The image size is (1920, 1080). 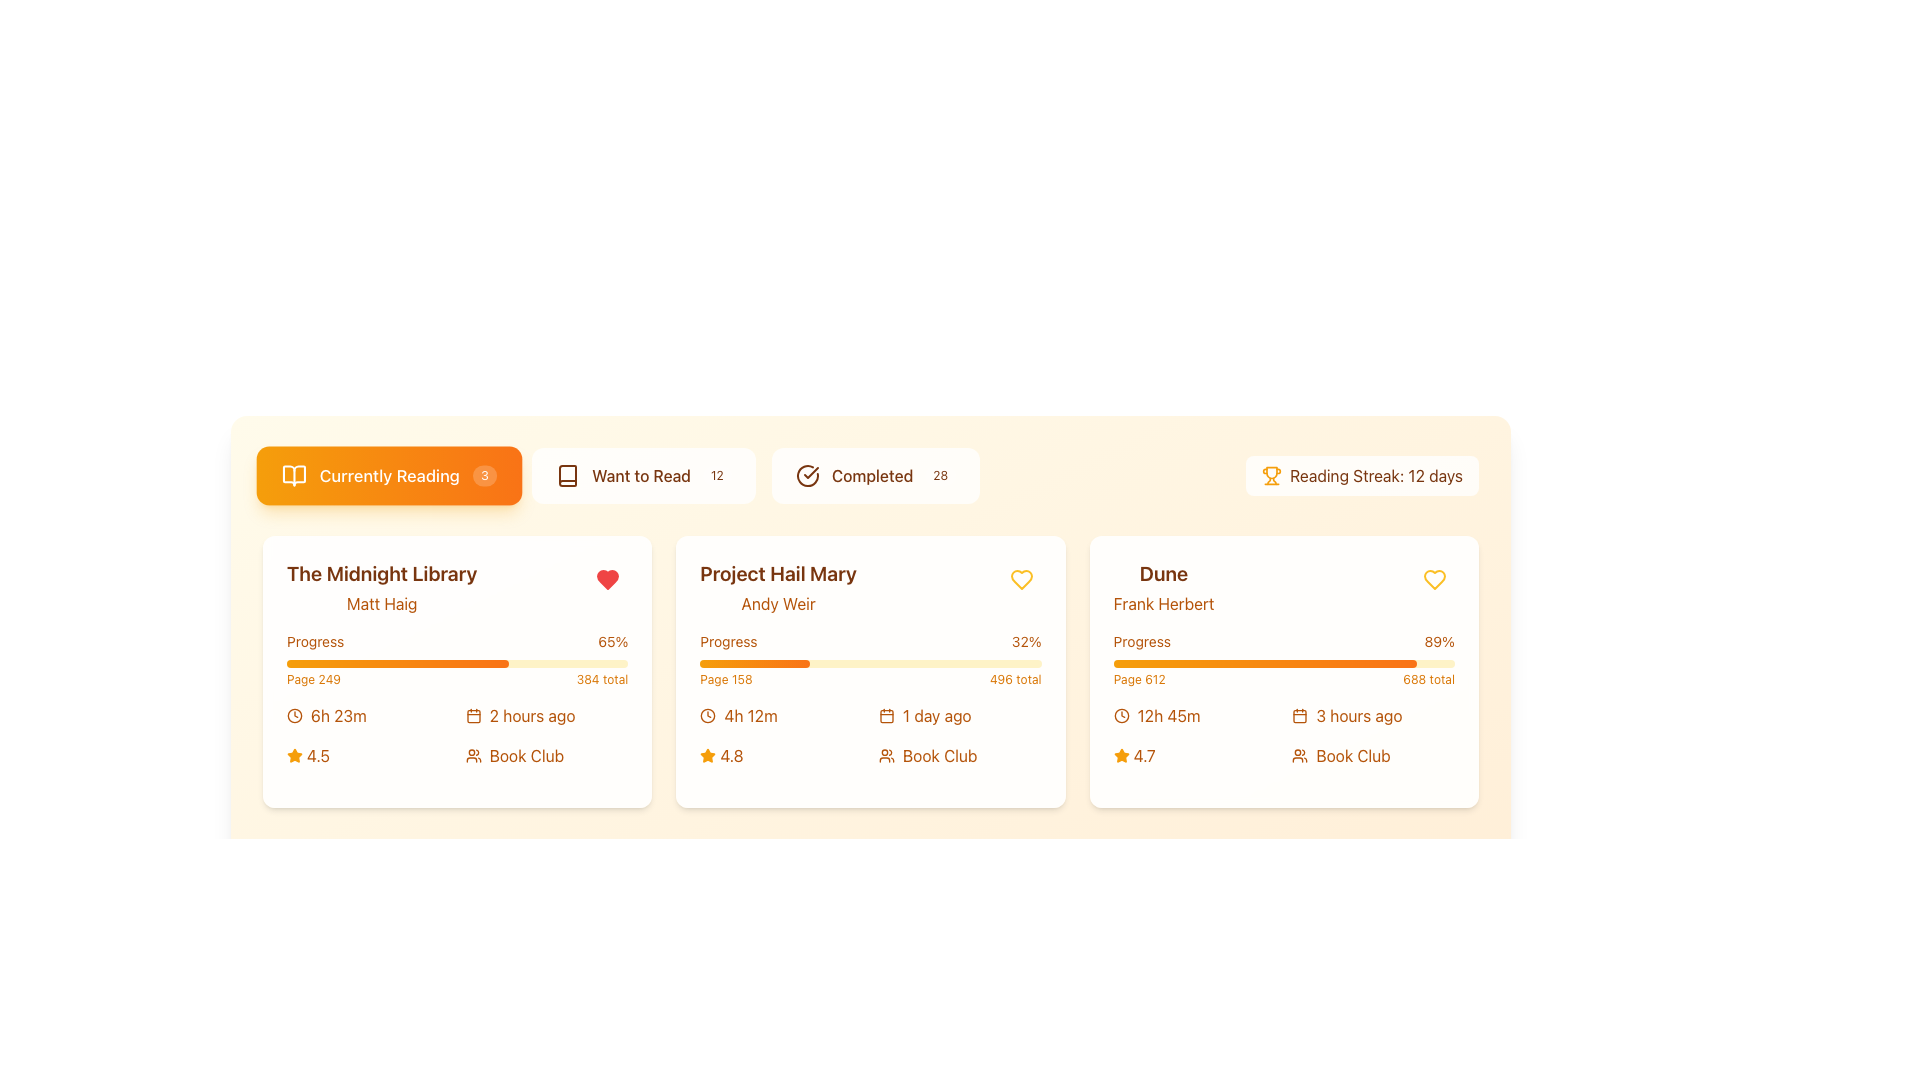 What do you see at coordinates (1359, 715) in the screenshot?
I see `the text element displaying '3 hours ago', located at the bottom-center of the third card labeled 'Dune', which is adjacent to a calendar icon` at bounding box center [1359, 715].